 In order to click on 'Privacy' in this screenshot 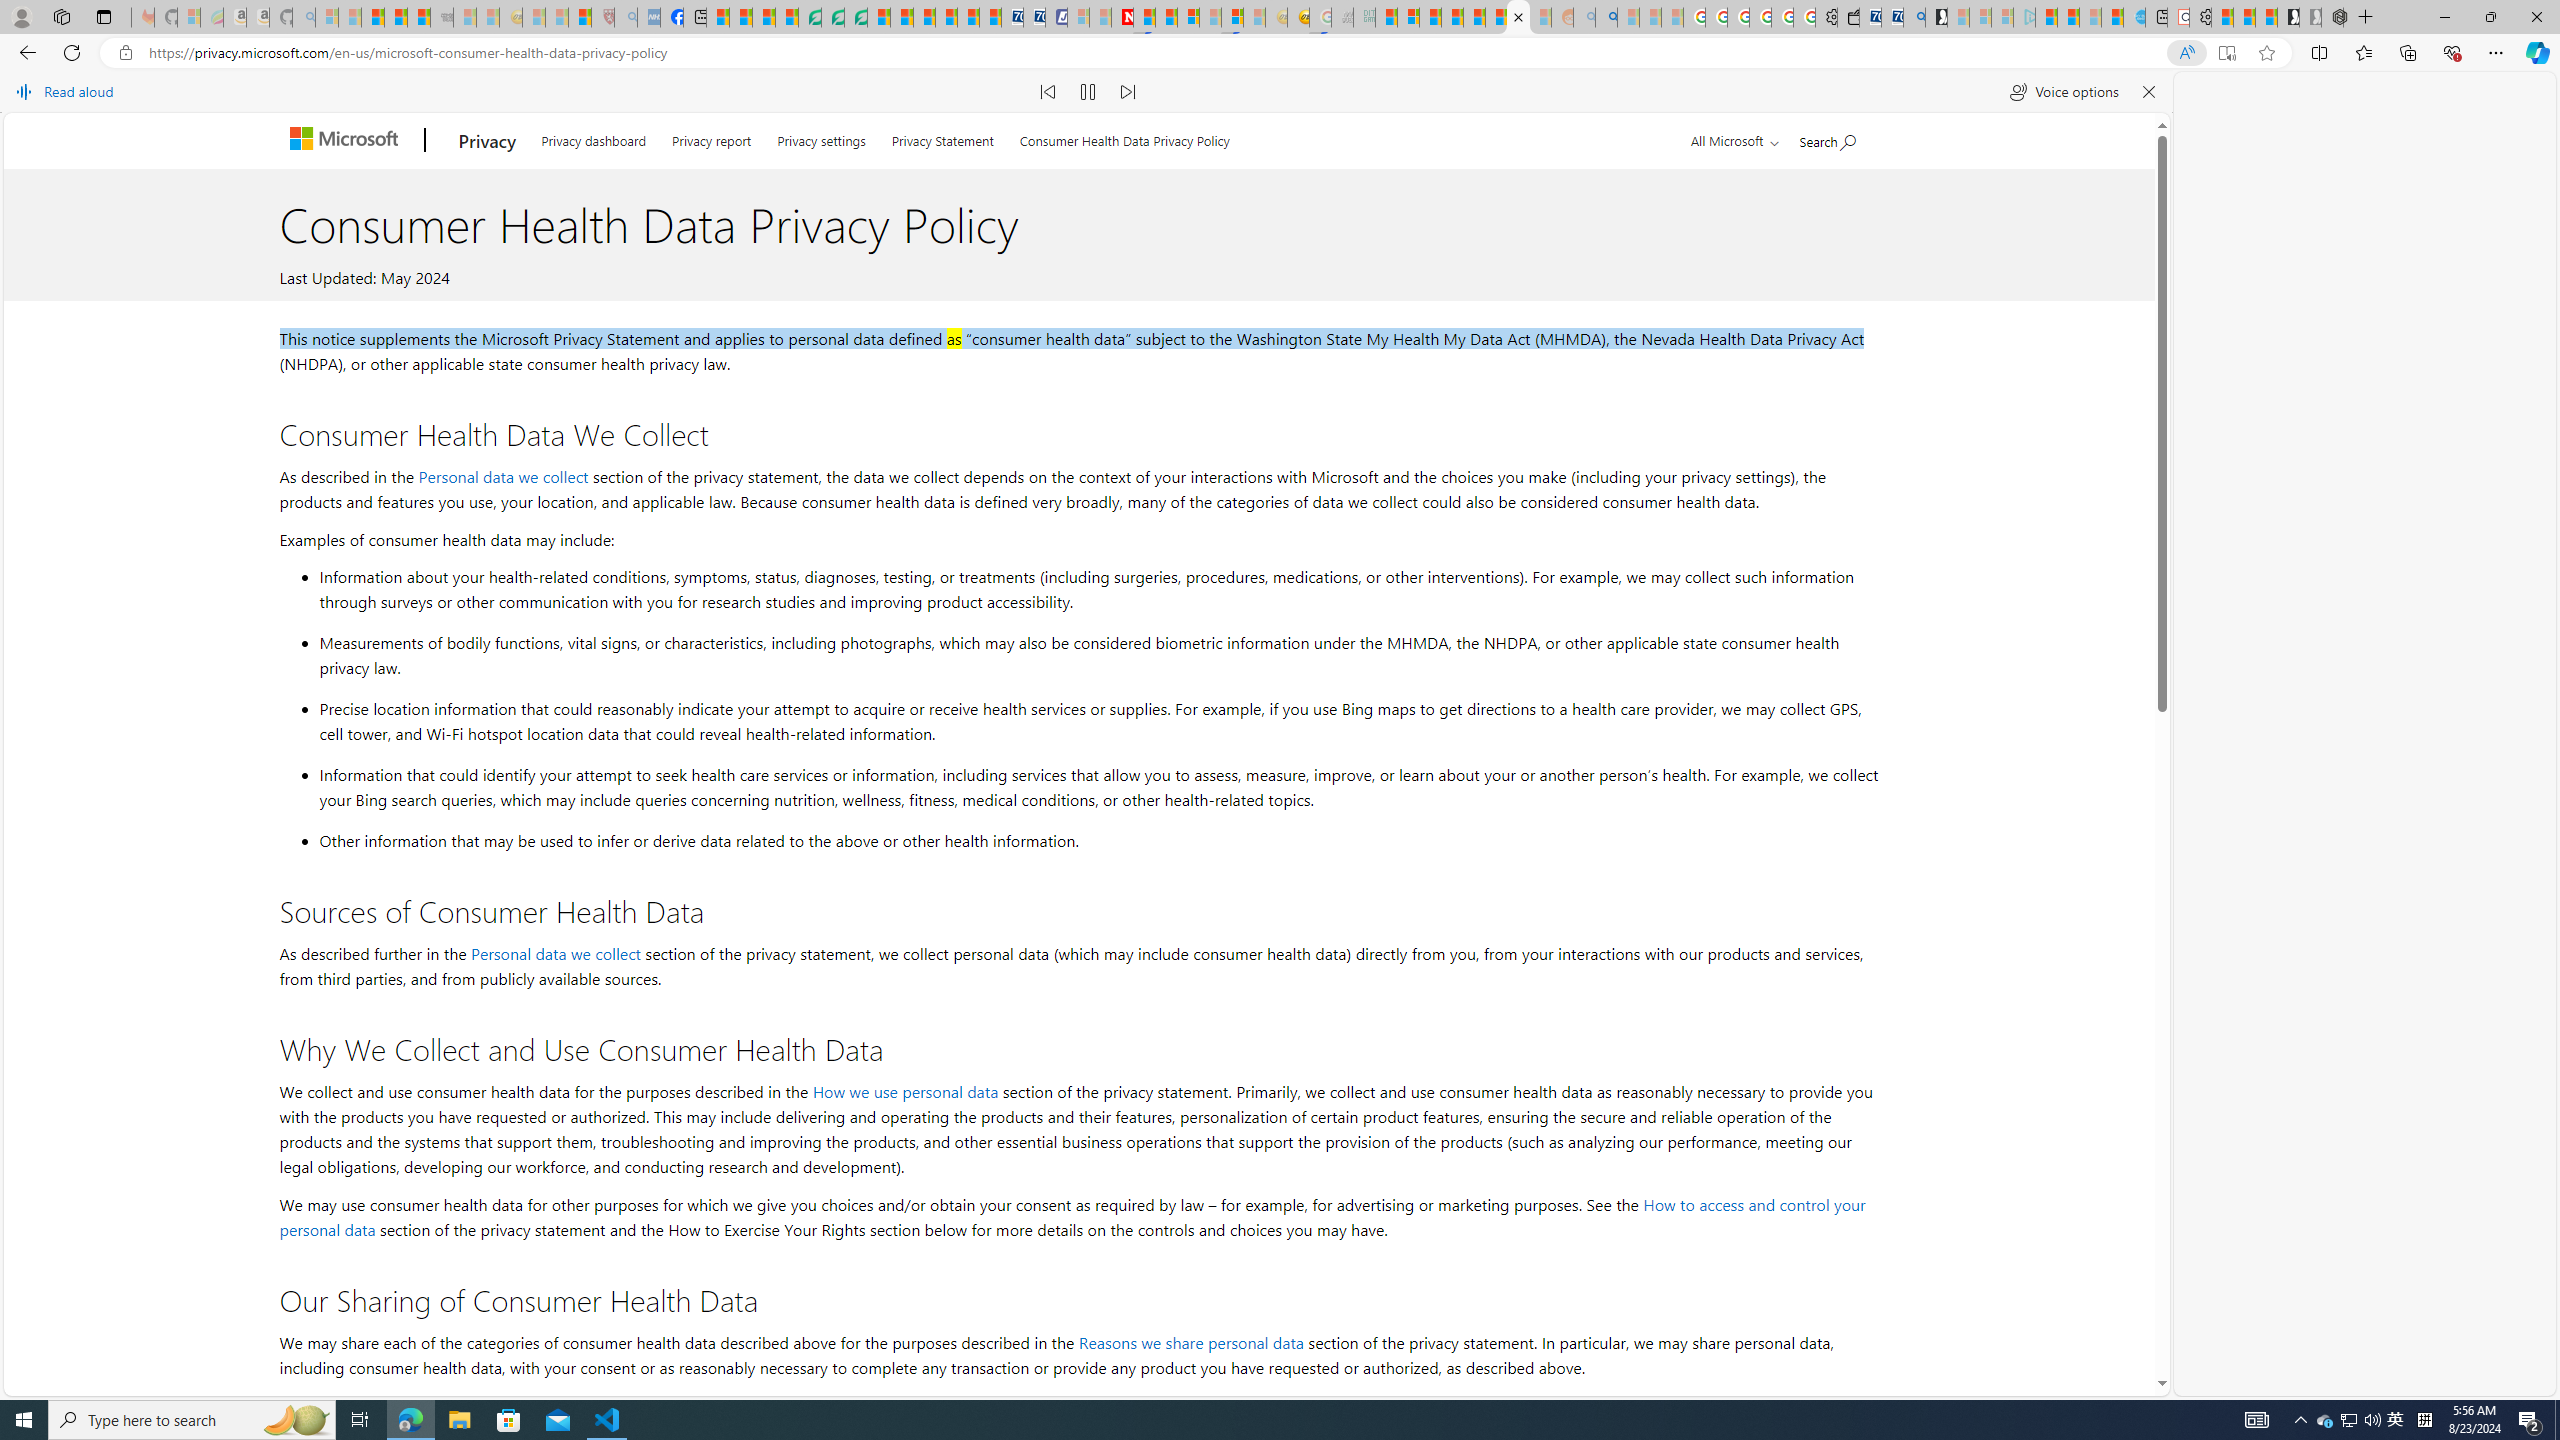, I will do `click(486, 141)`.